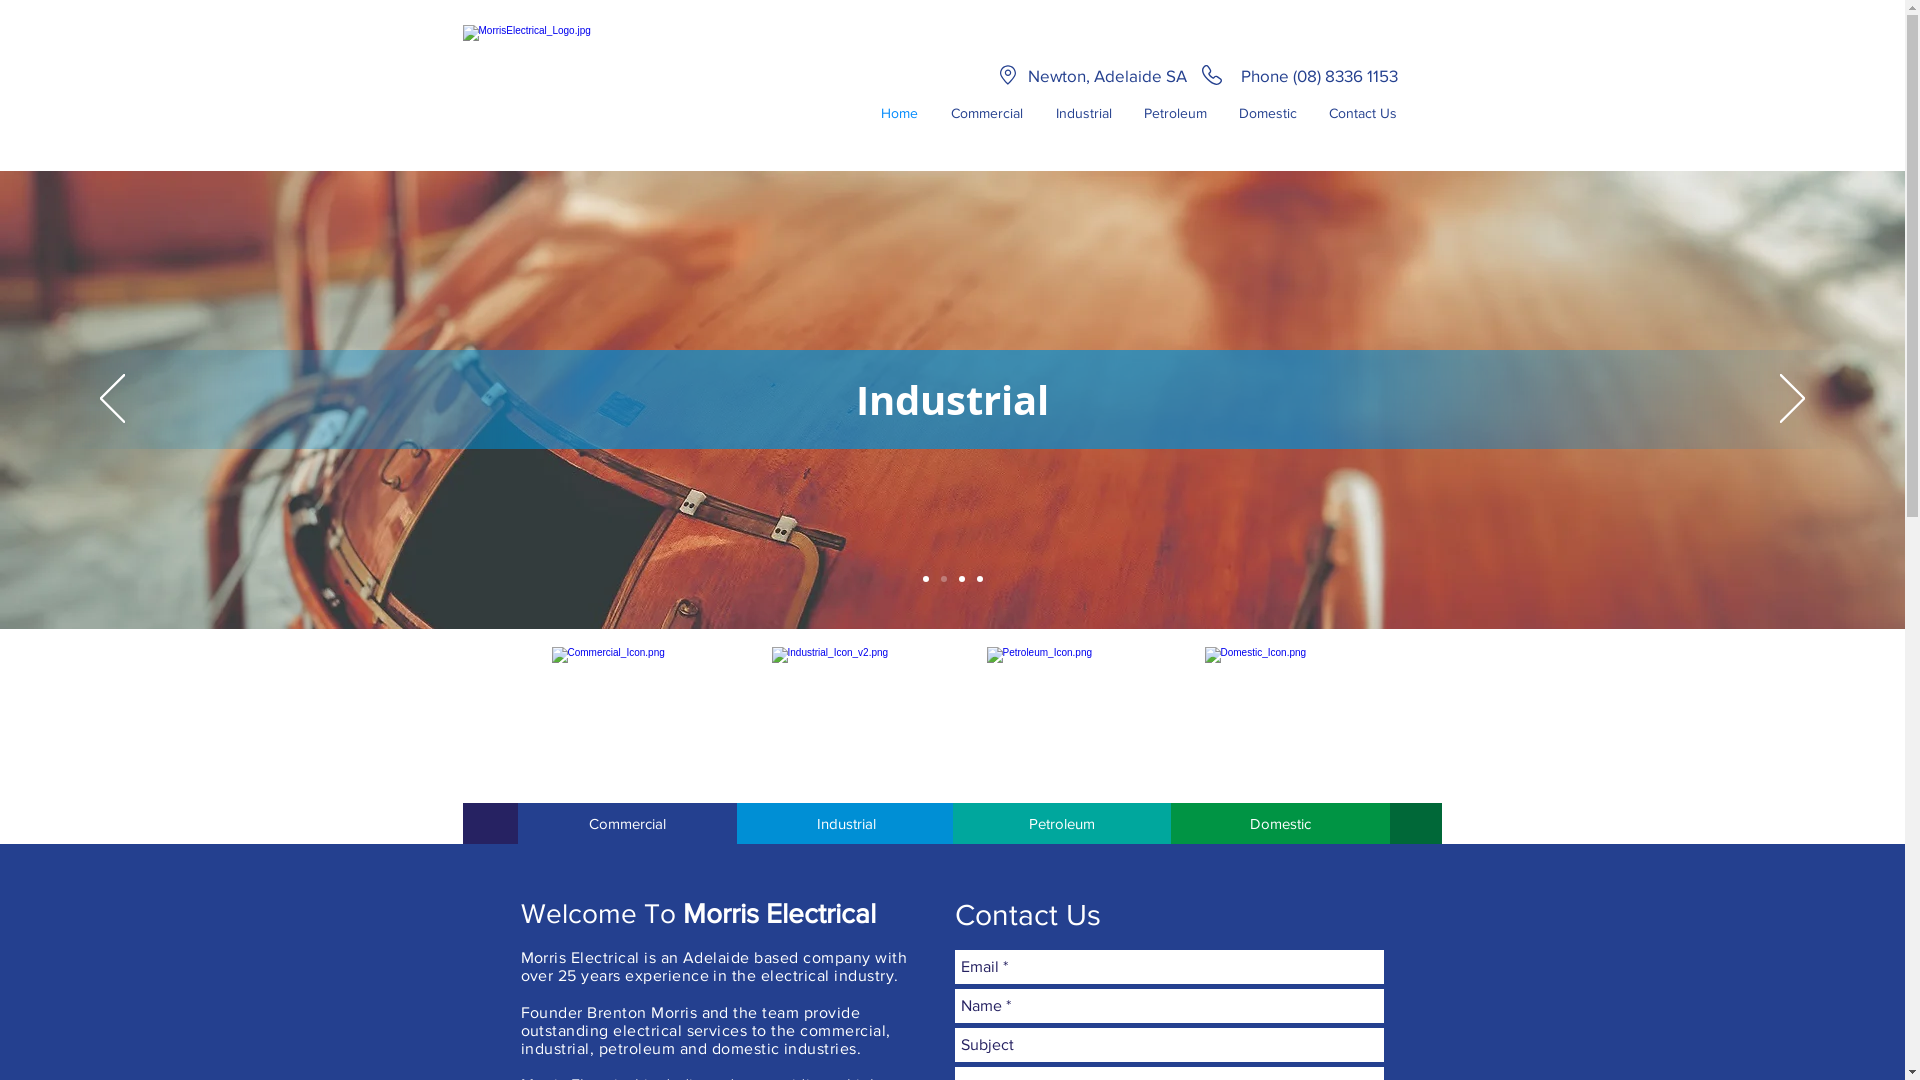 Image resolution: width=1920 pixels, height=1080 pixels. I want to click on 'Domestic', so click(1278, 823).